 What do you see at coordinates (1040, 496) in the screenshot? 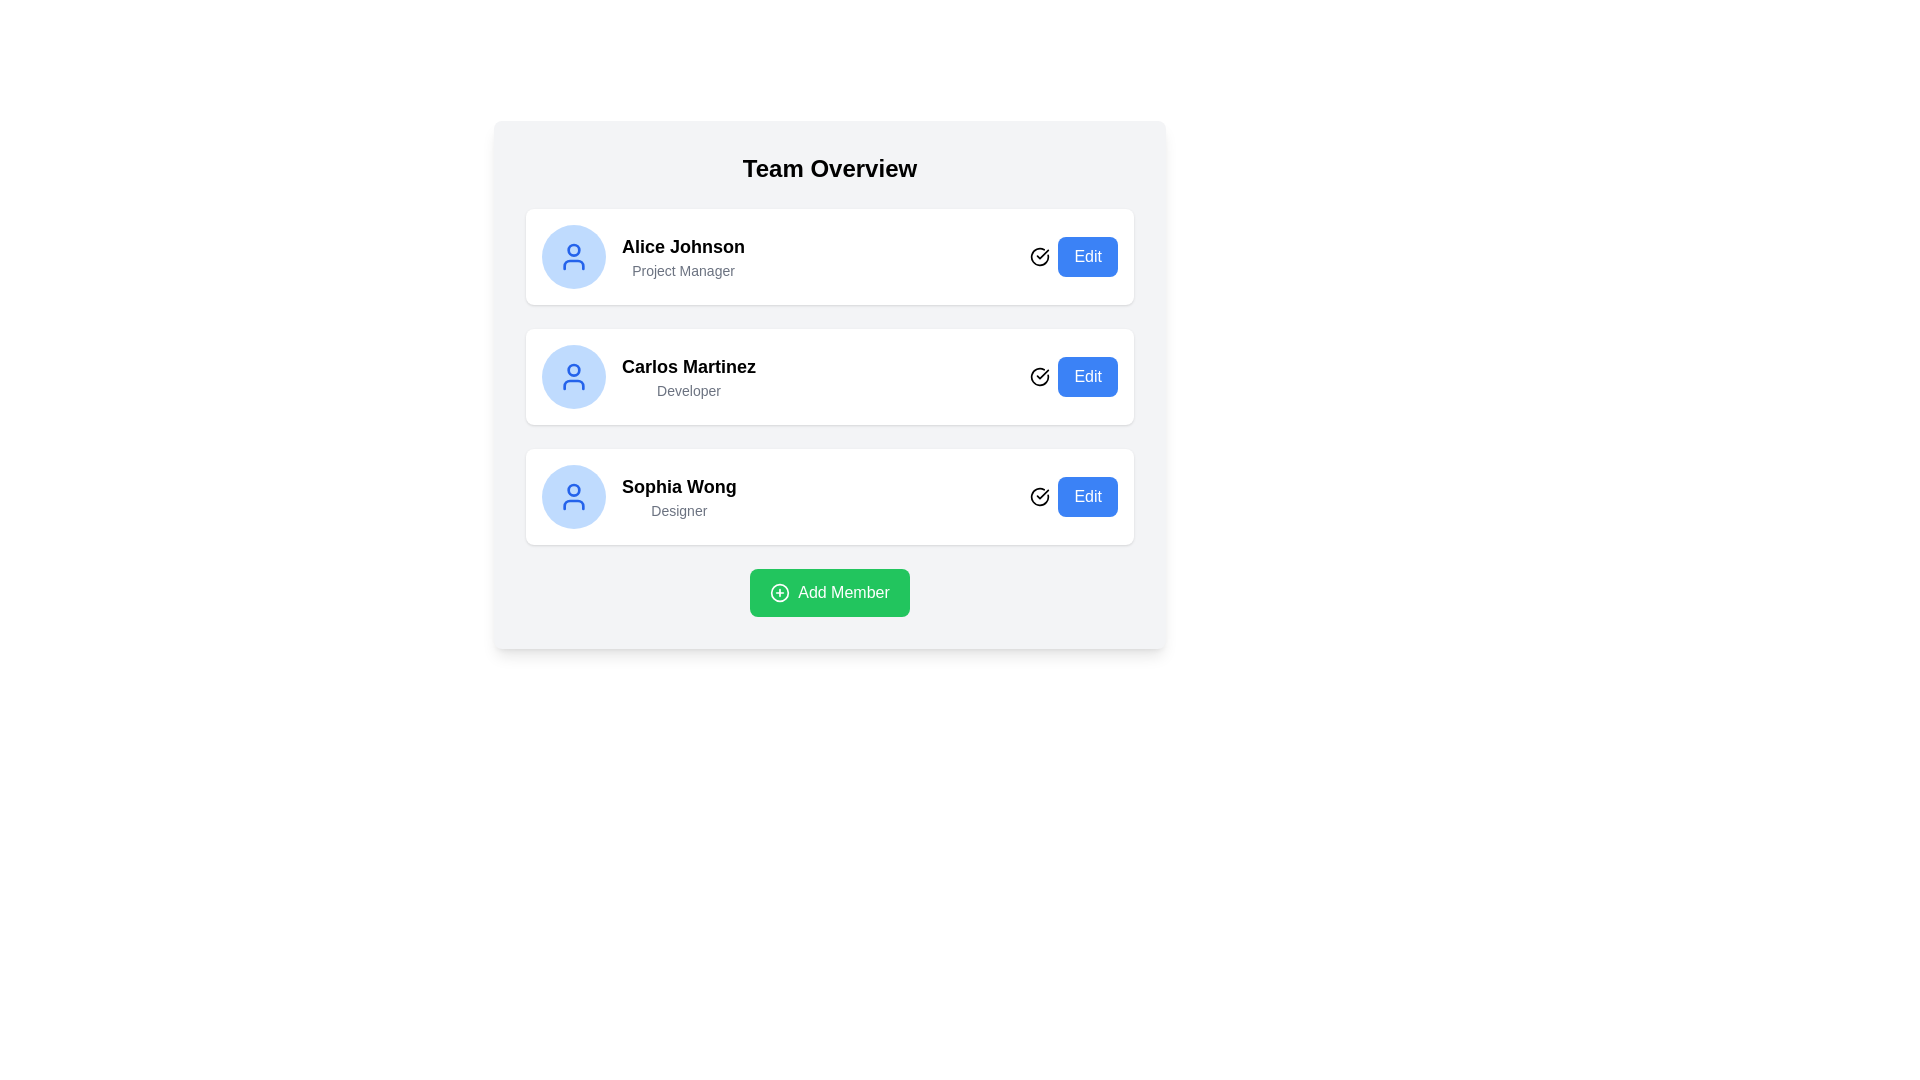
I see `the status indicator icon located immediately to the left of the 'Edit' button in the last row of the 'Team Overview' section` at bounding box center [1040, 496].